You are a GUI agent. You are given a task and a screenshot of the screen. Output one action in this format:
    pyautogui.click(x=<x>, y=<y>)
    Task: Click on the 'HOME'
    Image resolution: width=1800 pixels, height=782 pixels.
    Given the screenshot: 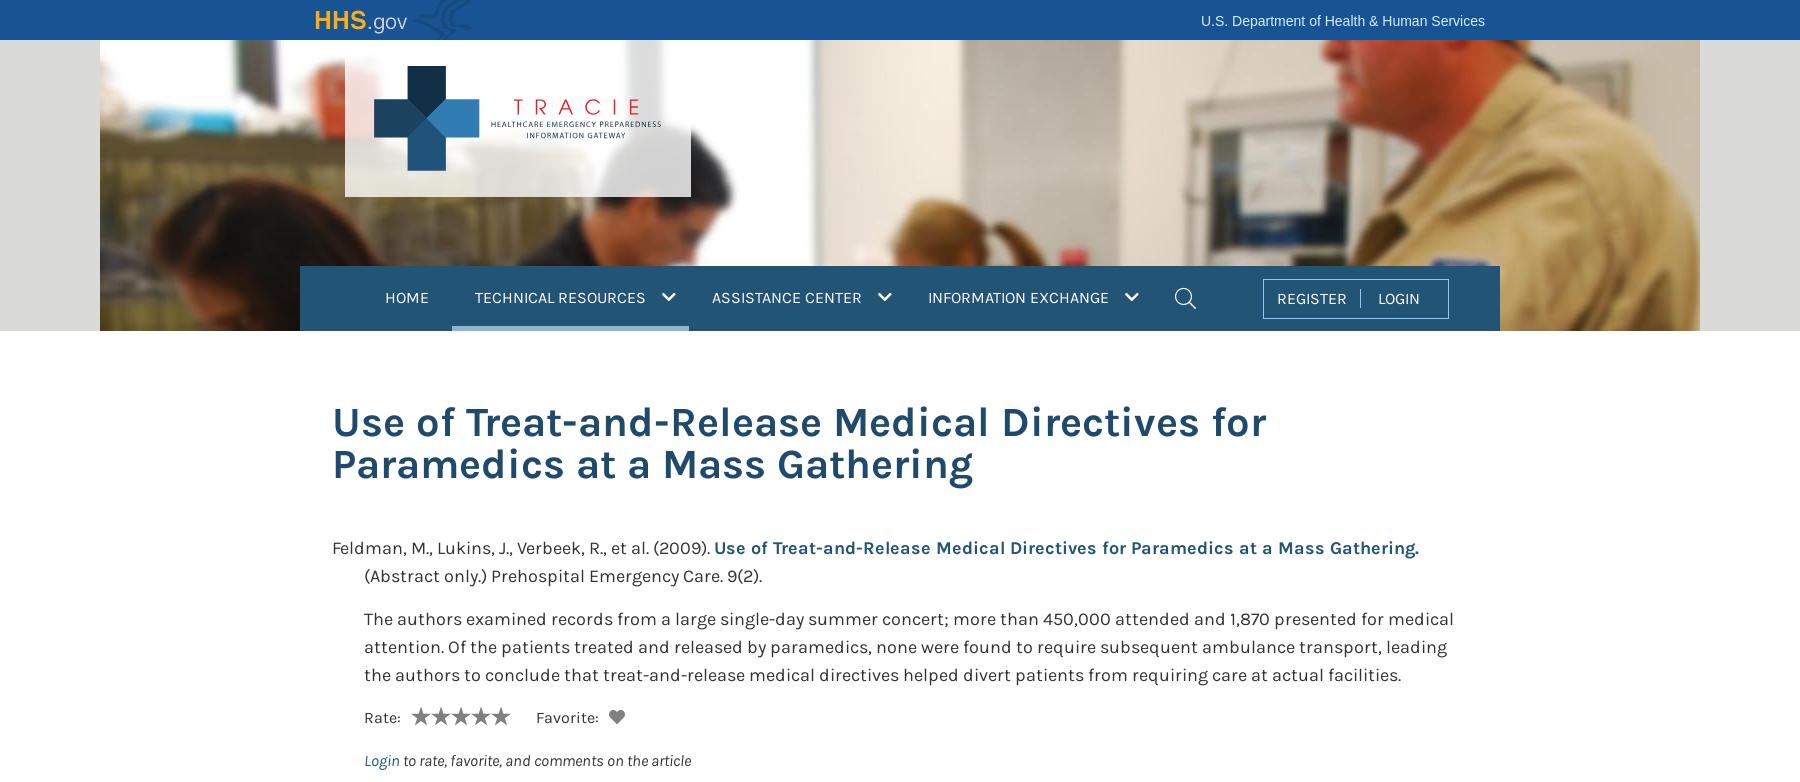 What is the action you would take?
    pyautogui.click(x=406, y=296)
    